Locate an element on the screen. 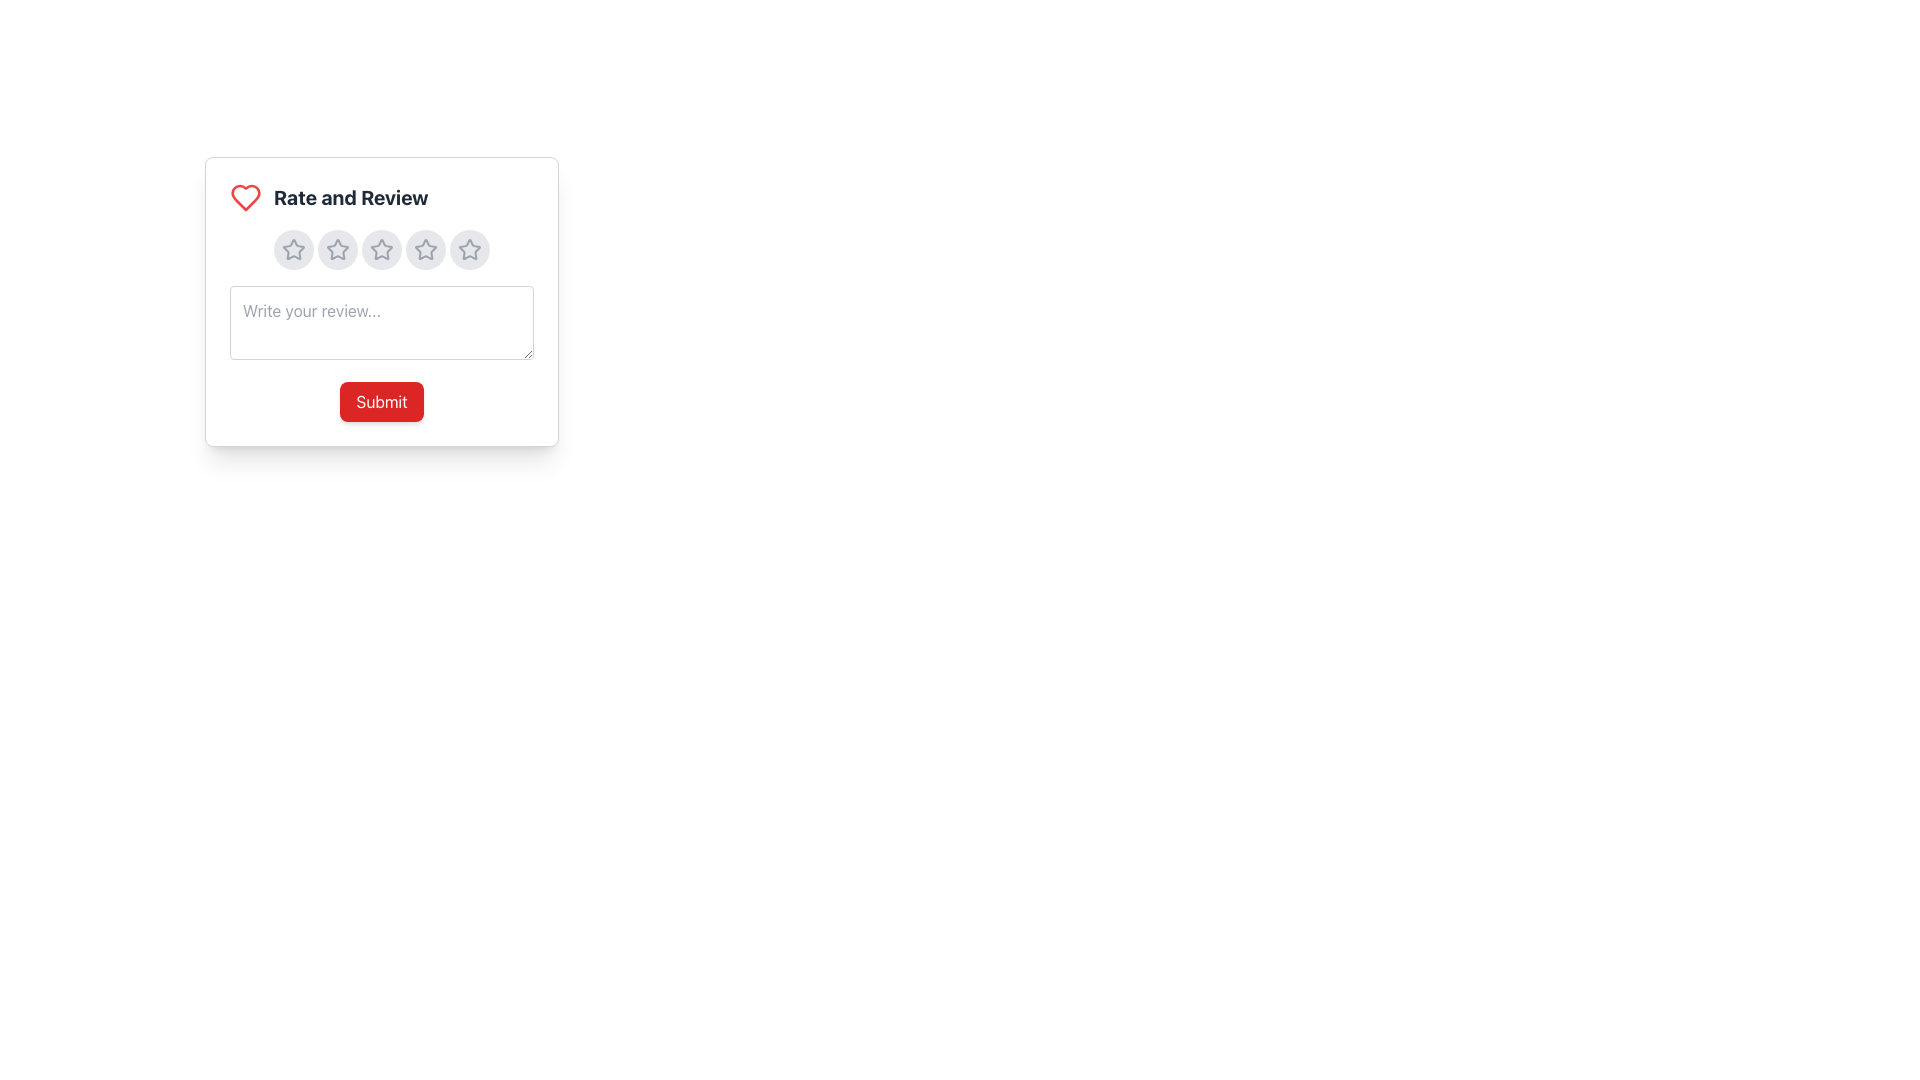 Image resolution: width=1920 pixels, height=1080 pixels. the third star-shaped icon in the star rating system to select a three-star rating is located at coordinates (382, 248).